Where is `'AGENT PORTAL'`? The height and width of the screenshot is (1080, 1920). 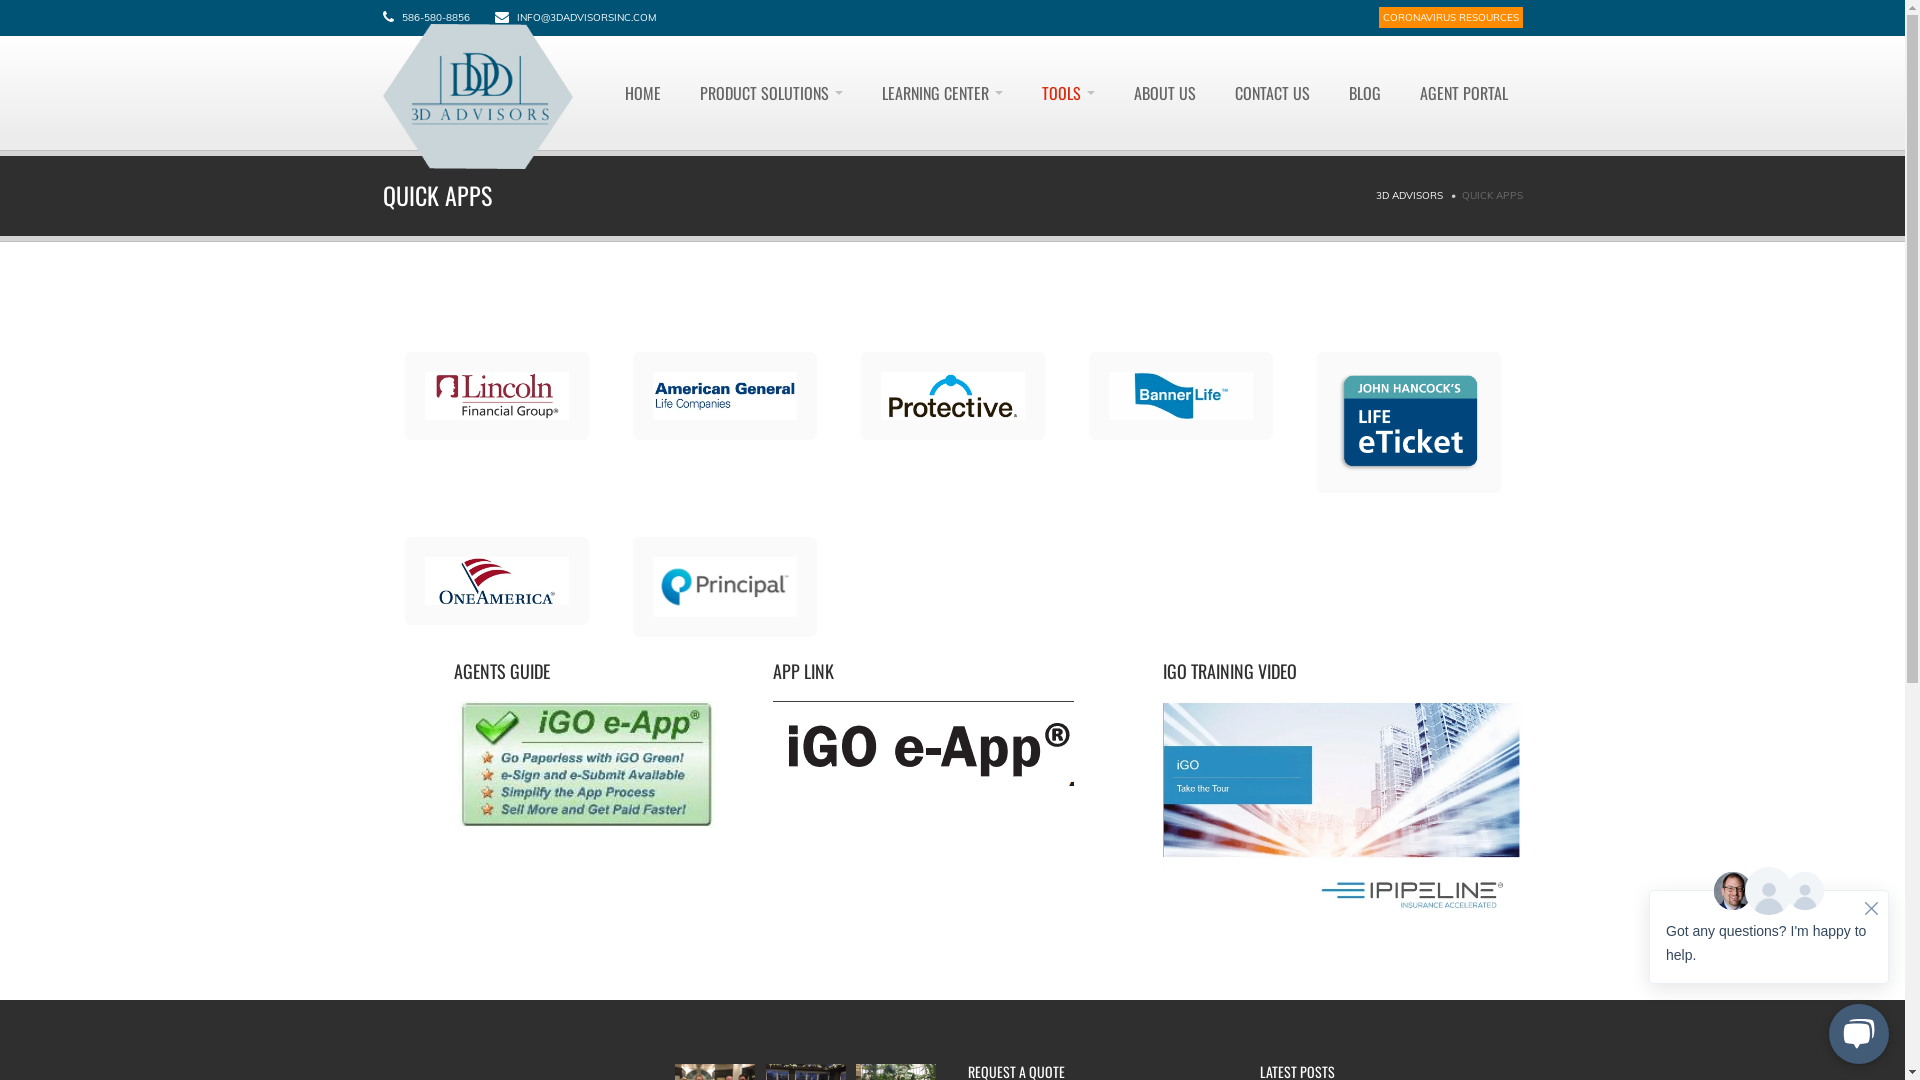
'AGENT PORTAL' is located at coordinates (1402, 92).